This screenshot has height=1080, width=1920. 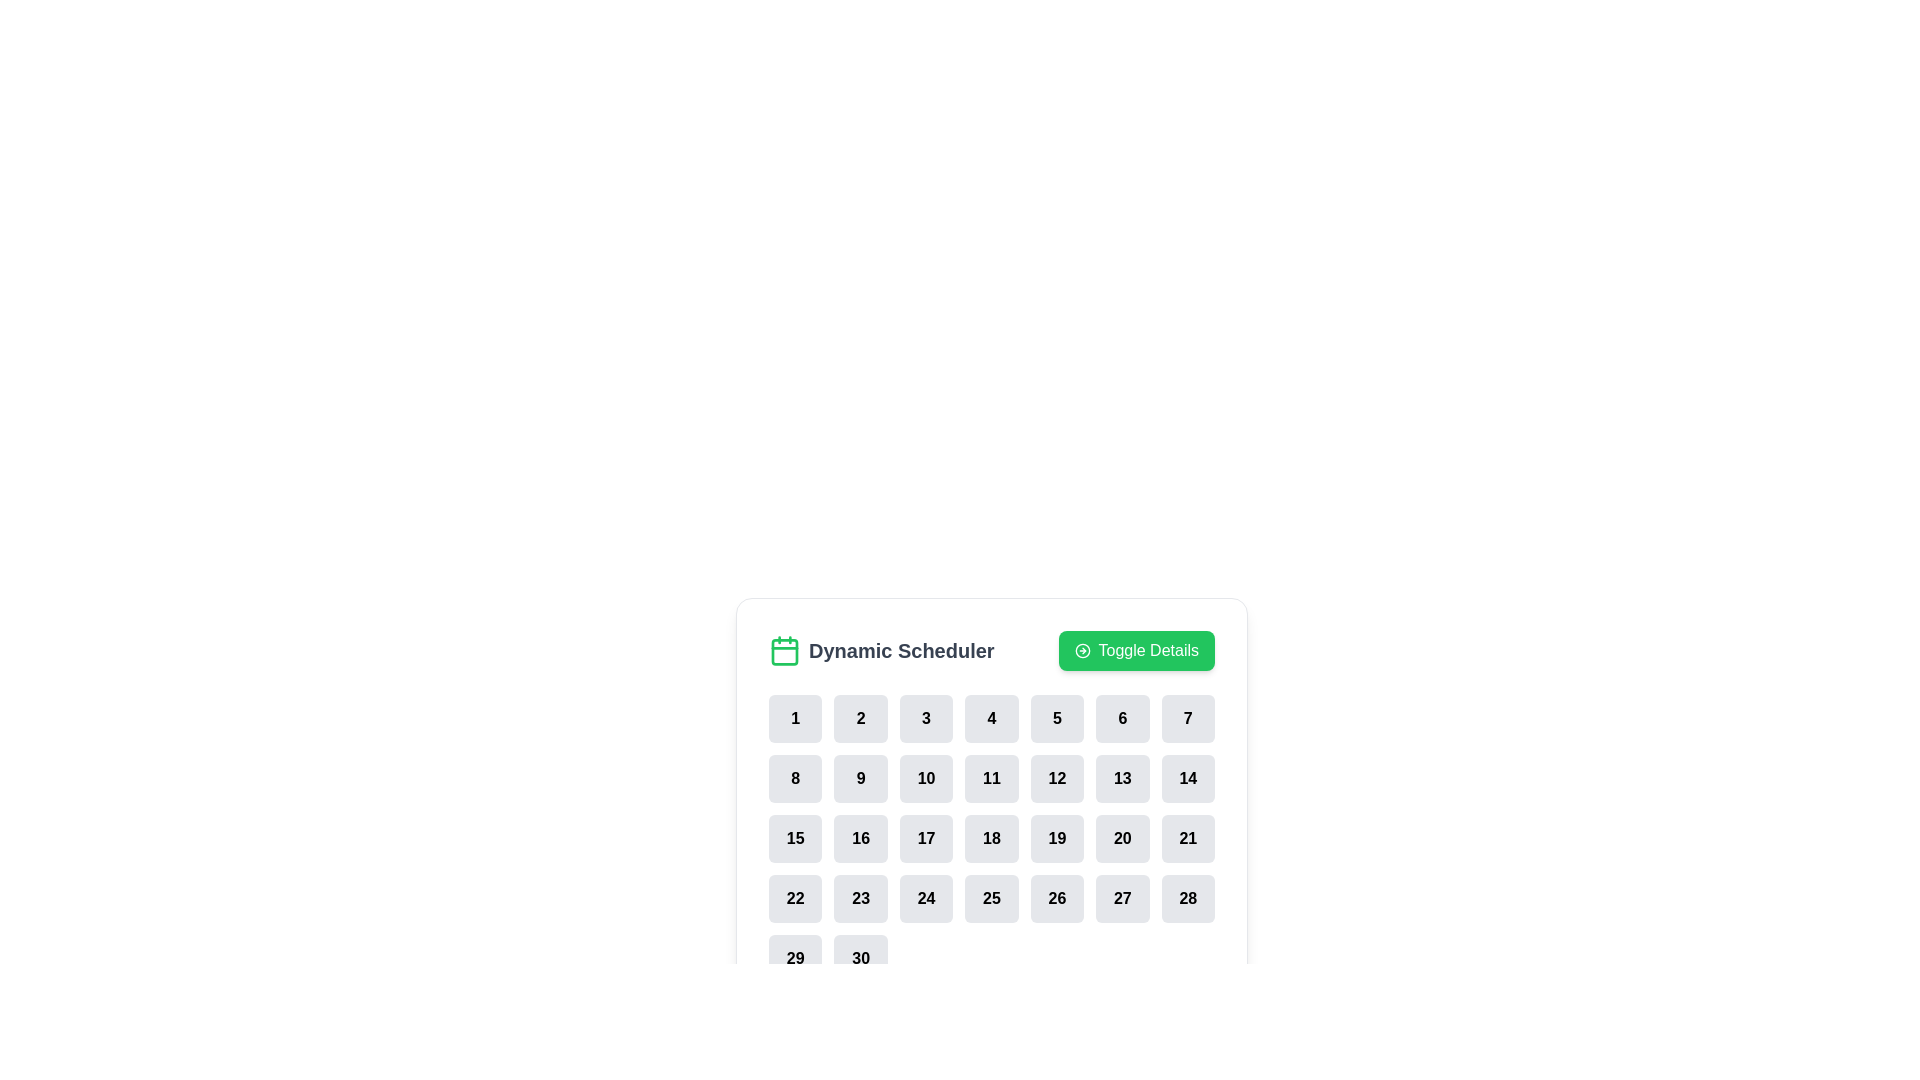 I want to click on the button displaying '9' to observe the visual change to a green shade, so click(x=861, y=778).